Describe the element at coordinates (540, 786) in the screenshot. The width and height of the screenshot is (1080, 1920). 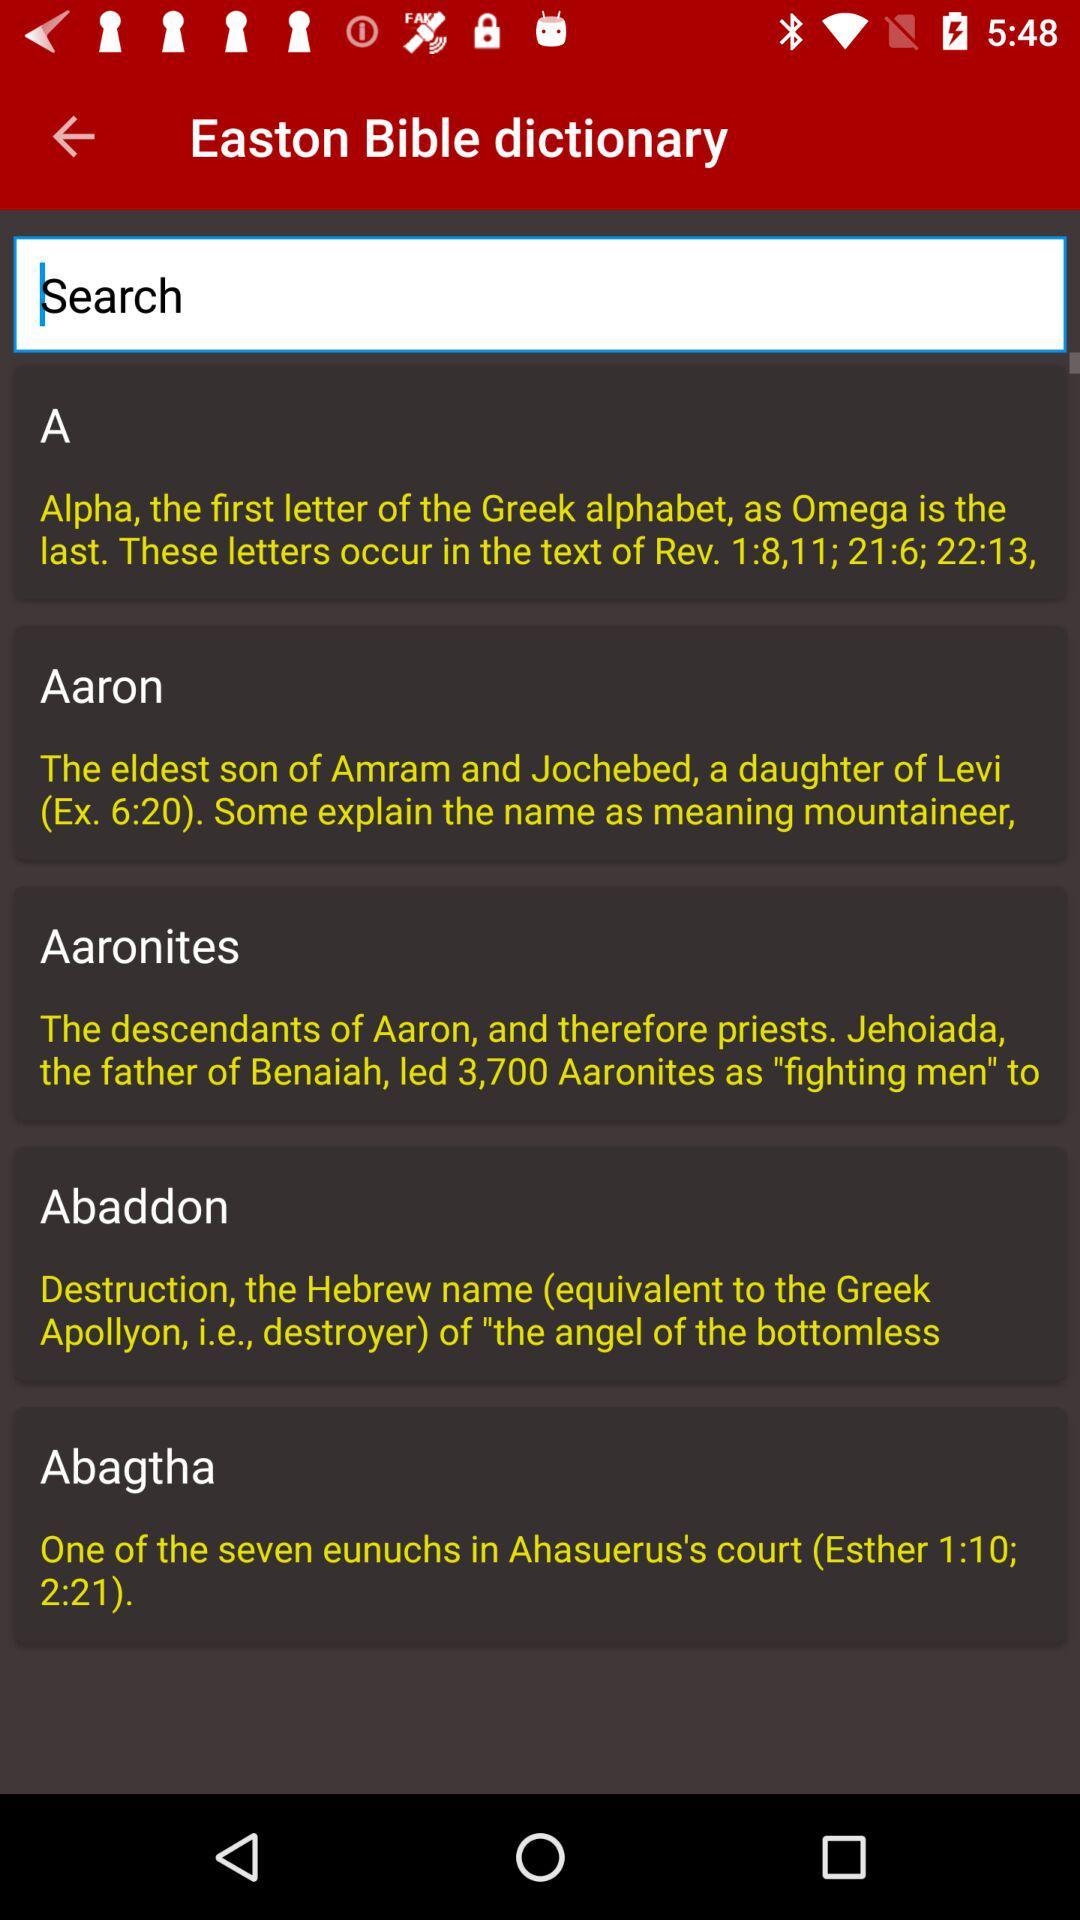
I see `item above the aaronites icon` at that location.